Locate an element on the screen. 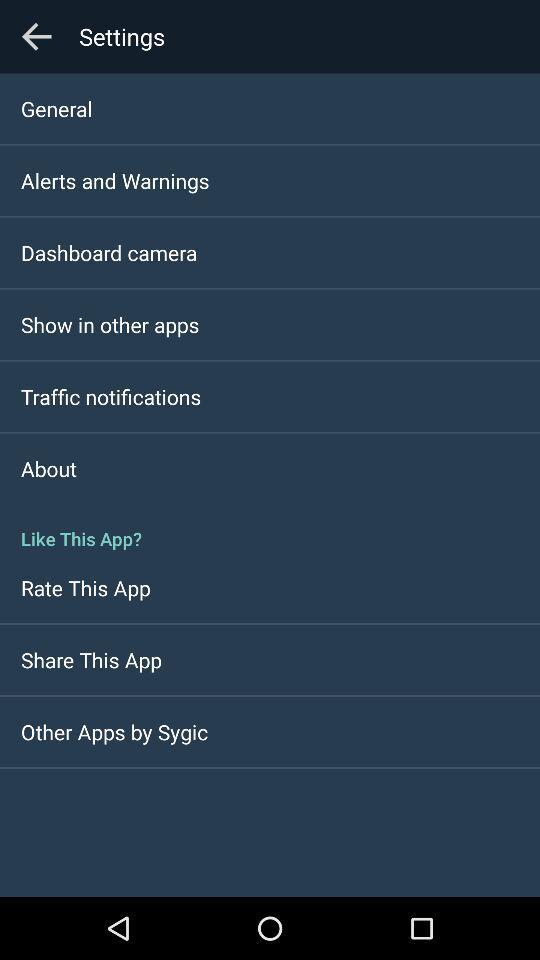  the icon below general icon is located at coordinates (115, 179).